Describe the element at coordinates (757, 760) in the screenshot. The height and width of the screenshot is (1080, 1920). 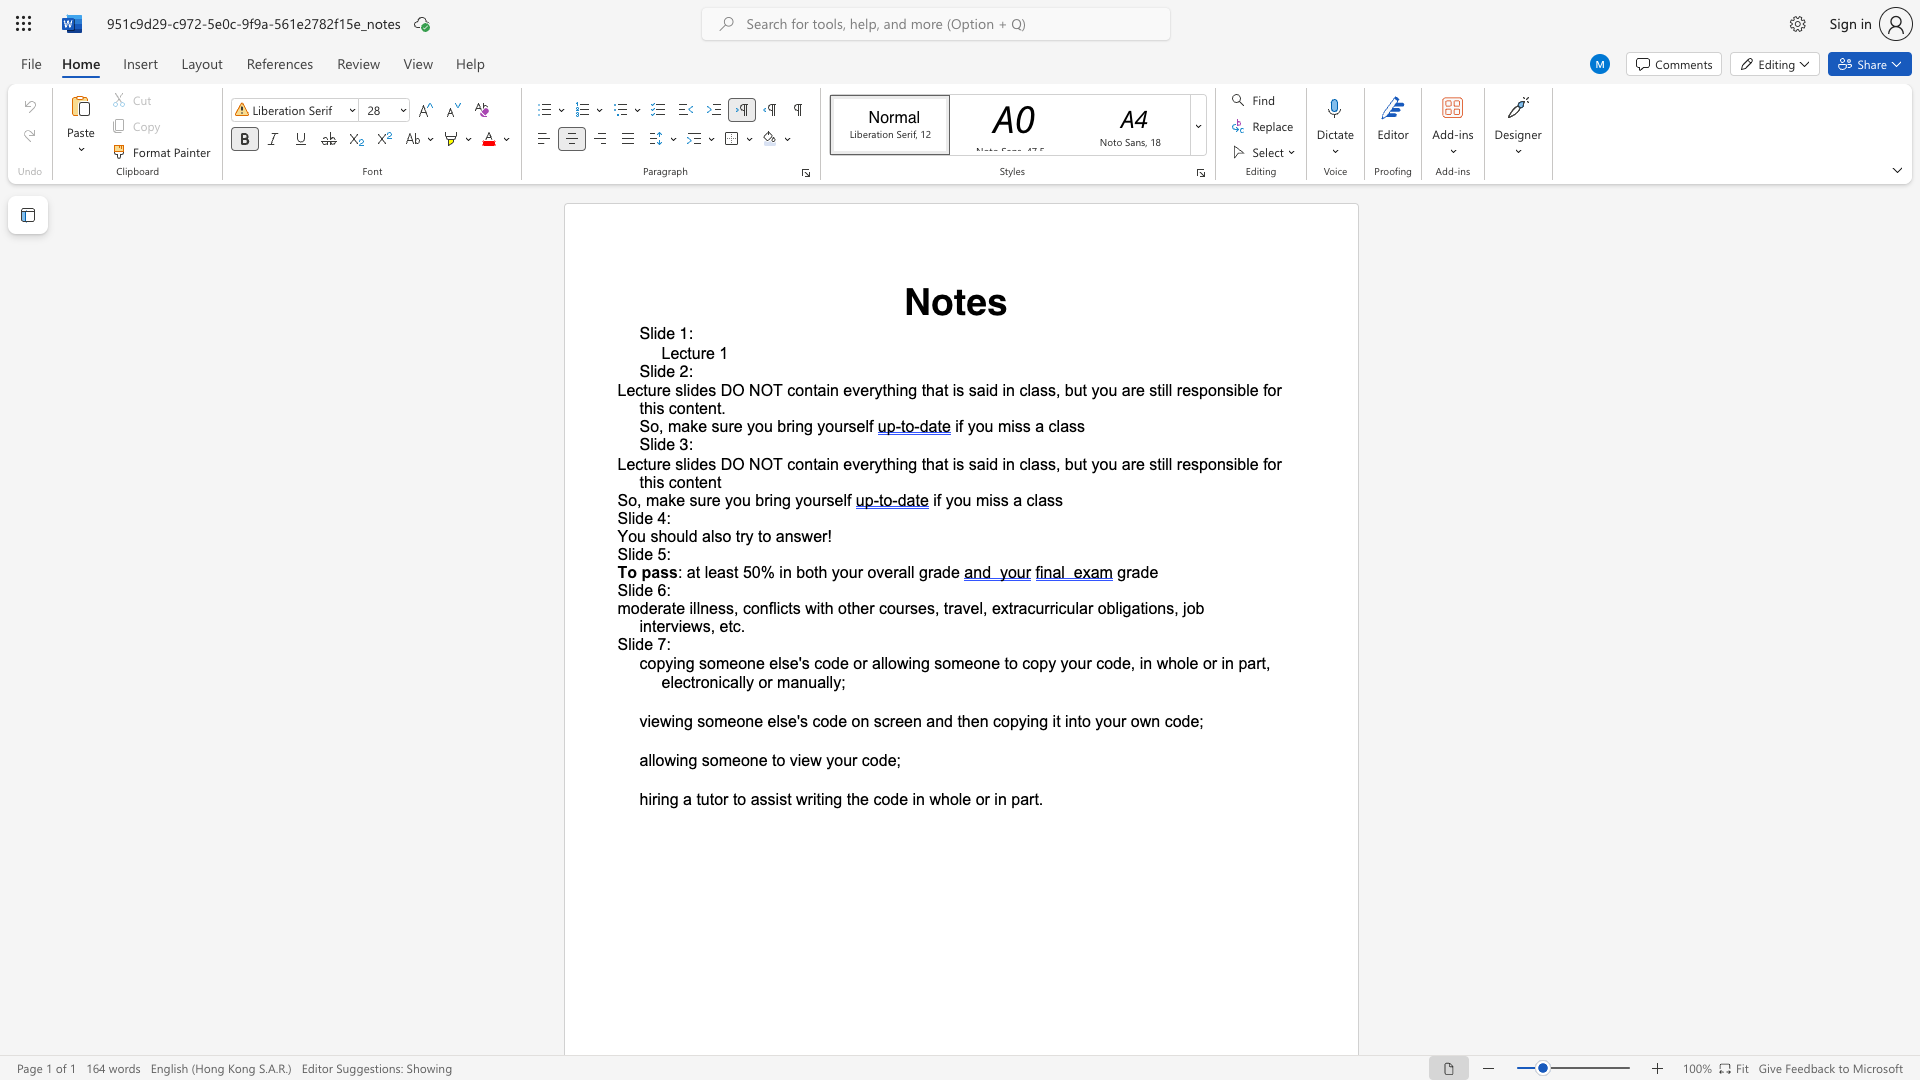
I see `the subset text "e t" within the text "allowing someone to view your code;"` at that location.